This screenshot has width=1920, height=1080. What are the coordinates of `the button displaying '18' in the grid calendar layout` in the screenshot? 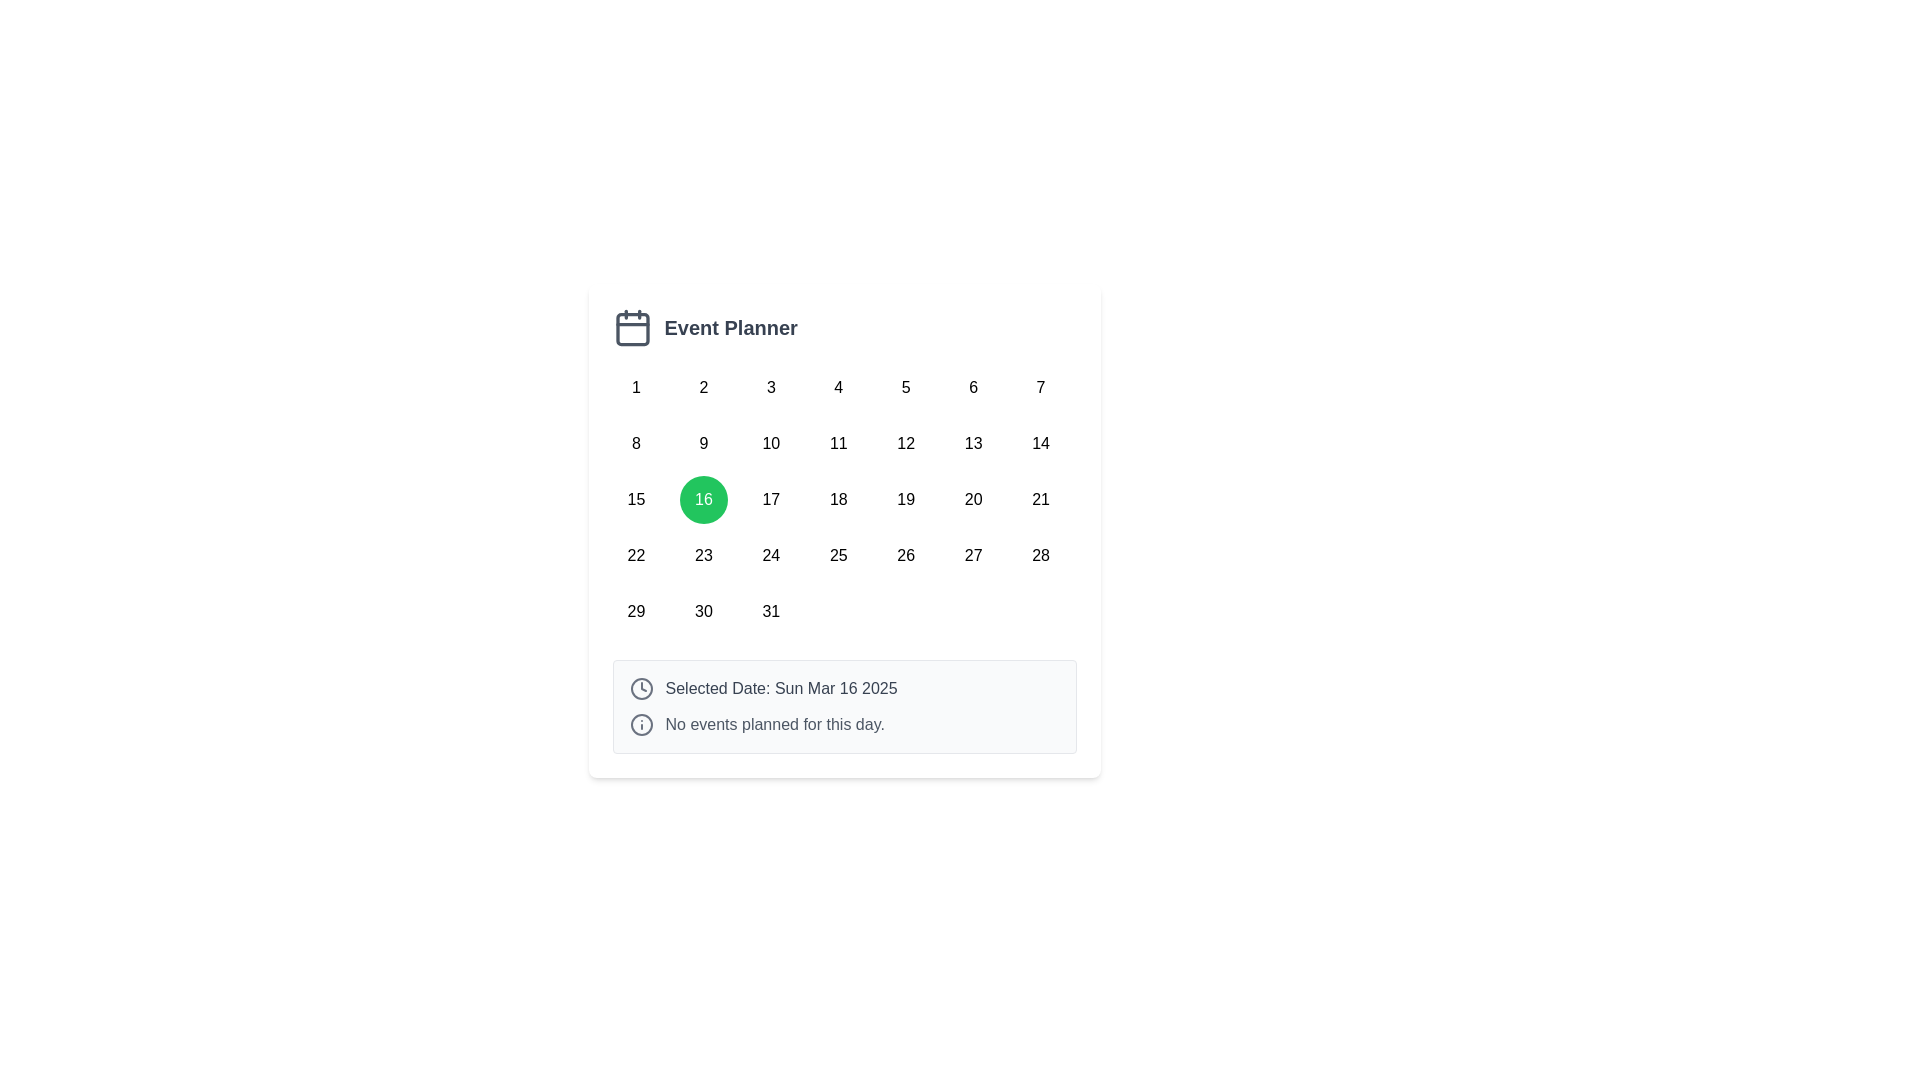 It's located at (838, 499).